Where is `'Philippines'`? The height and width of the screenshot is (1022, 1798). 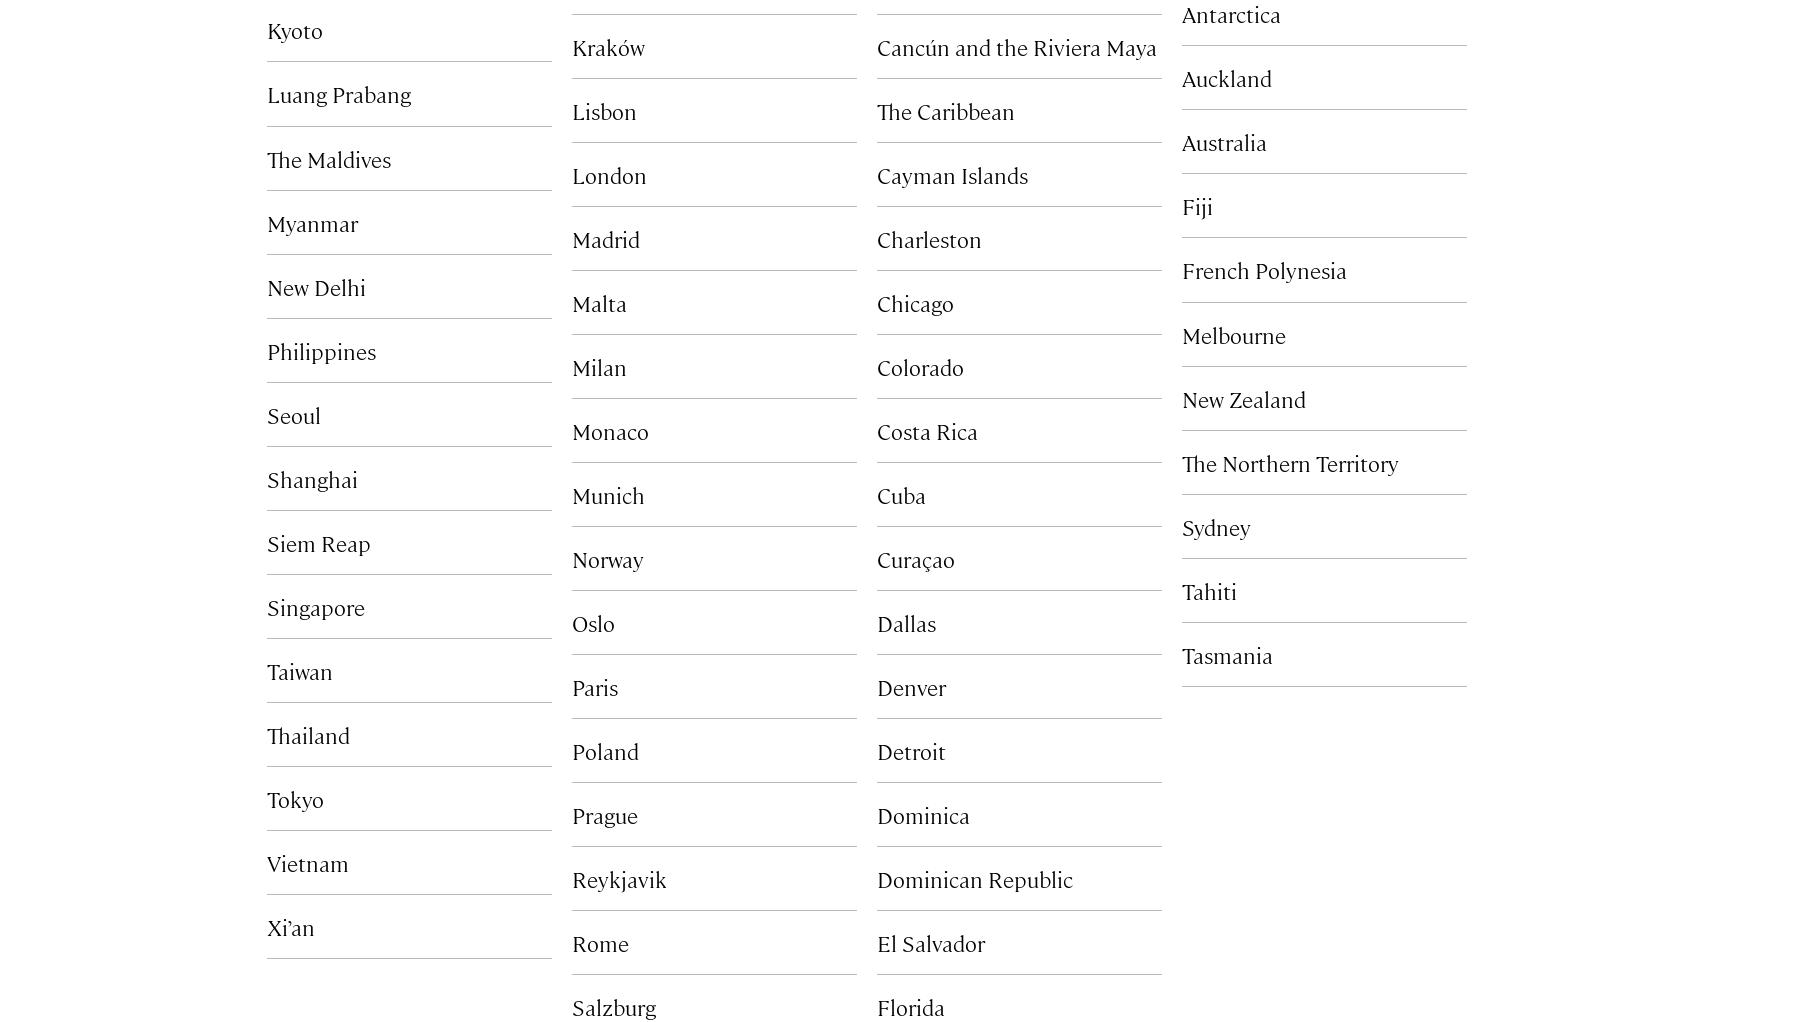 'Philippines' is located at coordinates (320, 349).